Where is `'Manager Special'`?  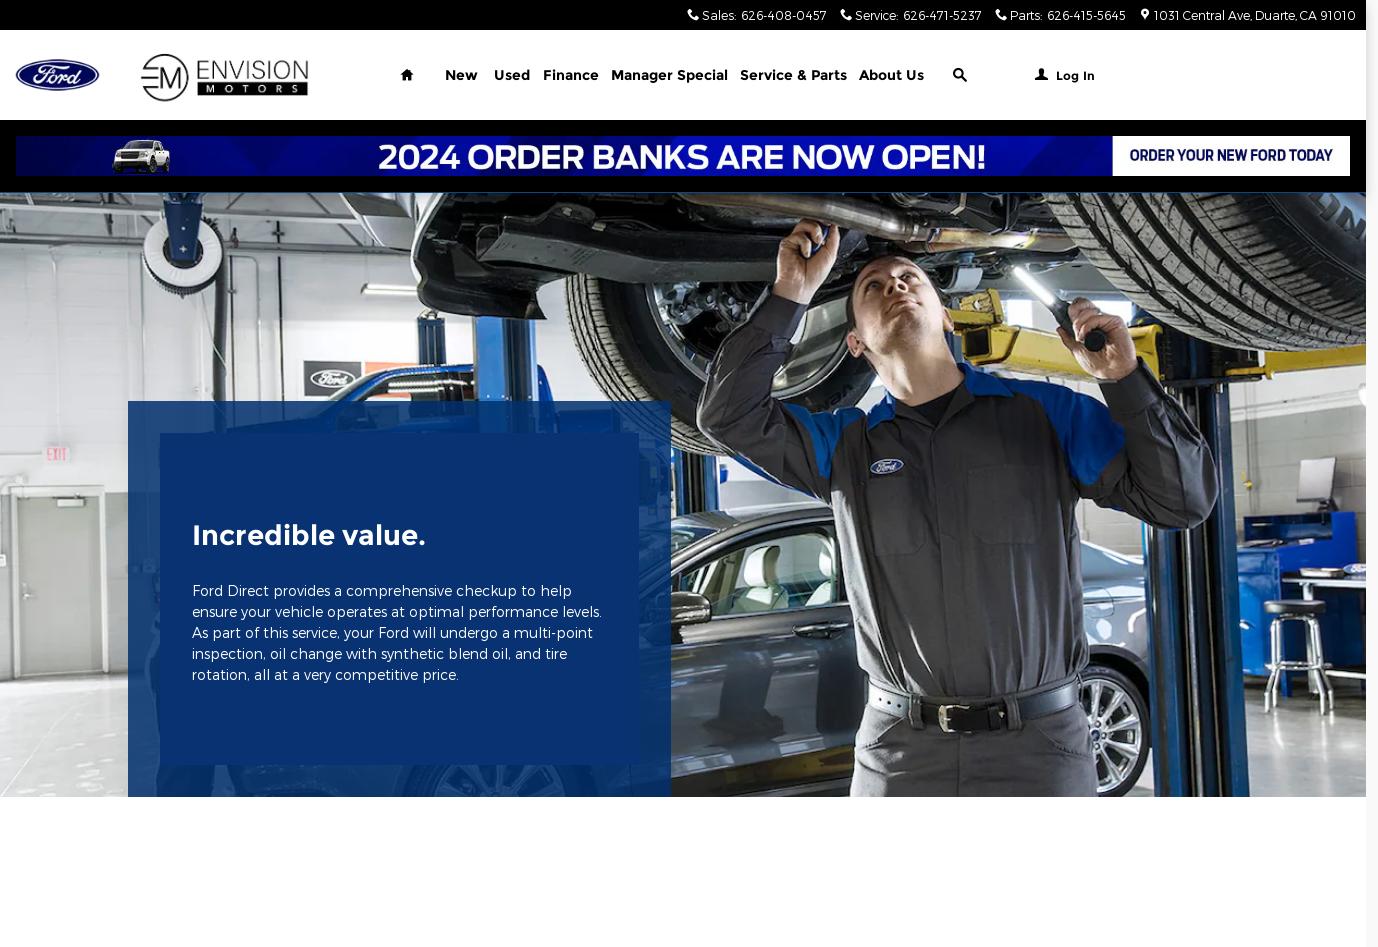 'Manager Special' is located at coordinates (668, 75).